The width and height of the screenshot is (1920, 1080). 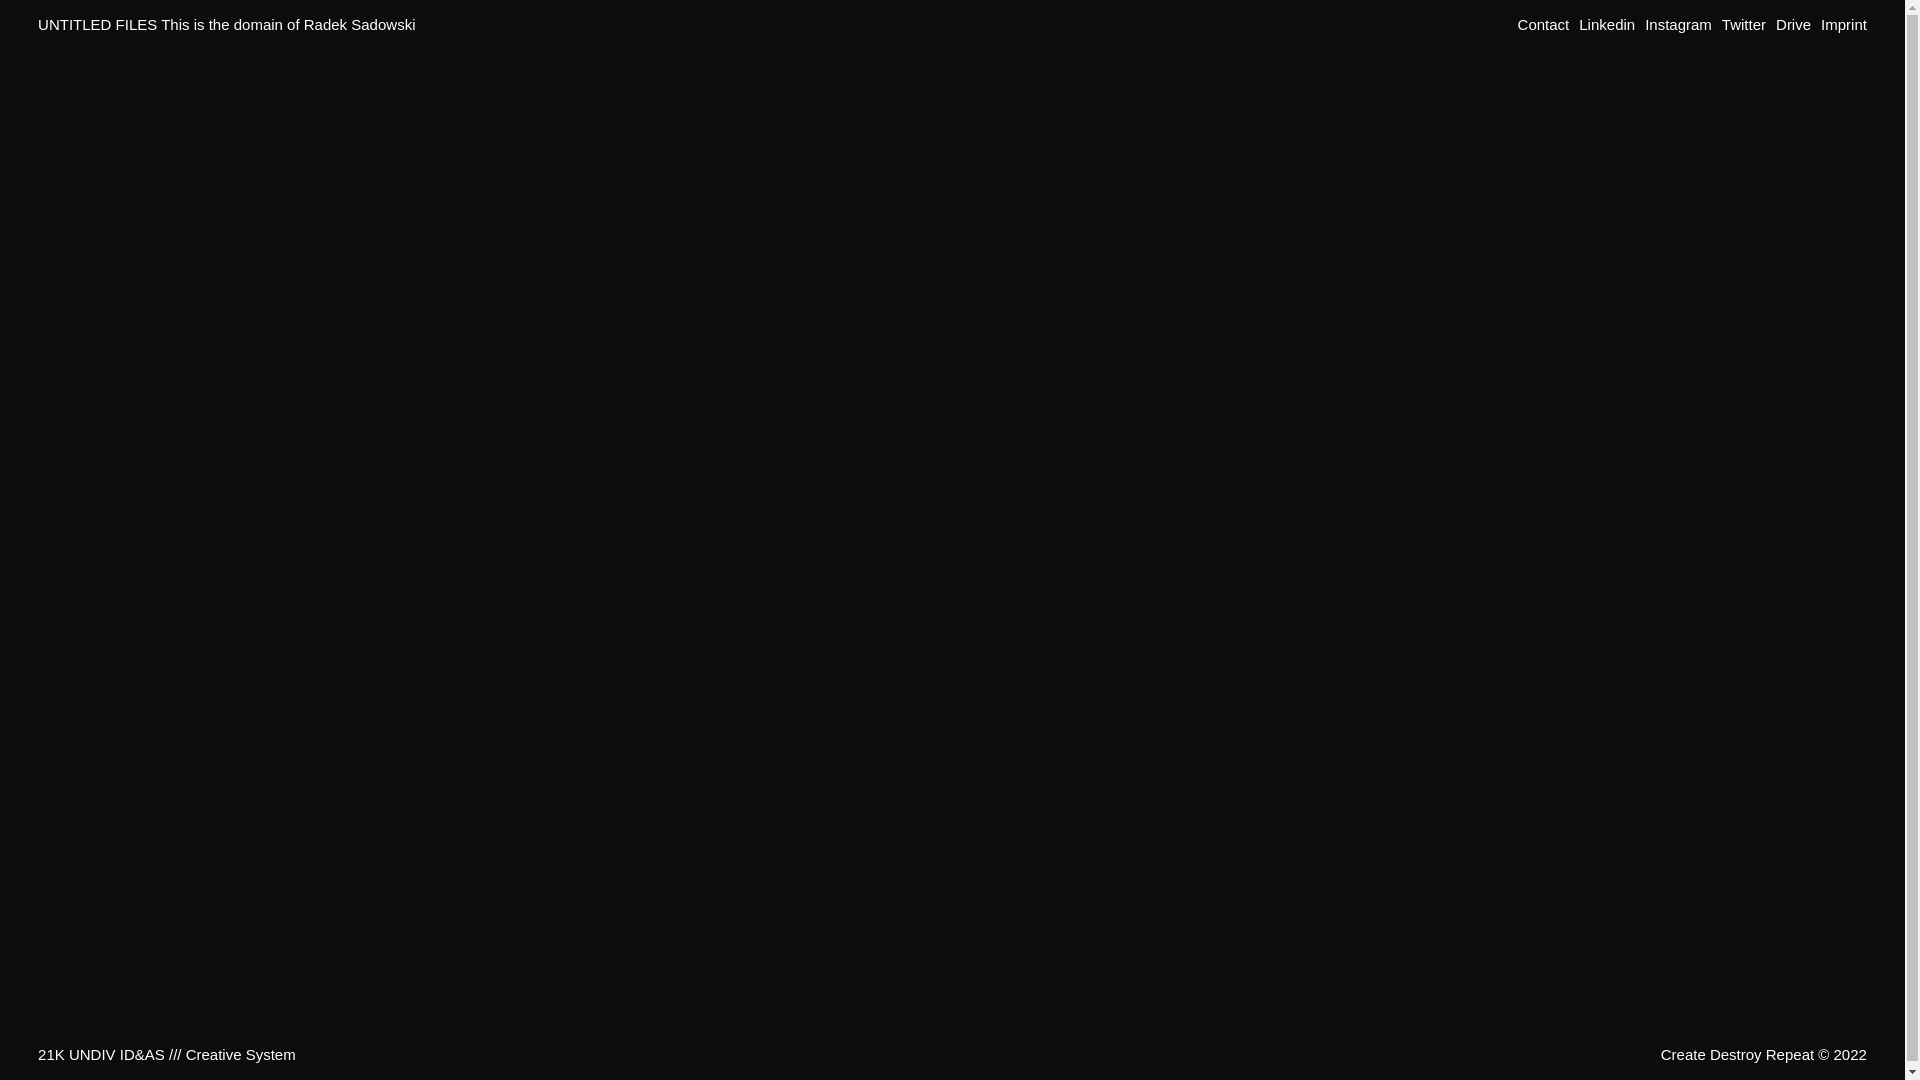 What do you see at coordinates (1793, 24) in the screenshot?
I see `'Drive'` at bounding box center [1793, 24].